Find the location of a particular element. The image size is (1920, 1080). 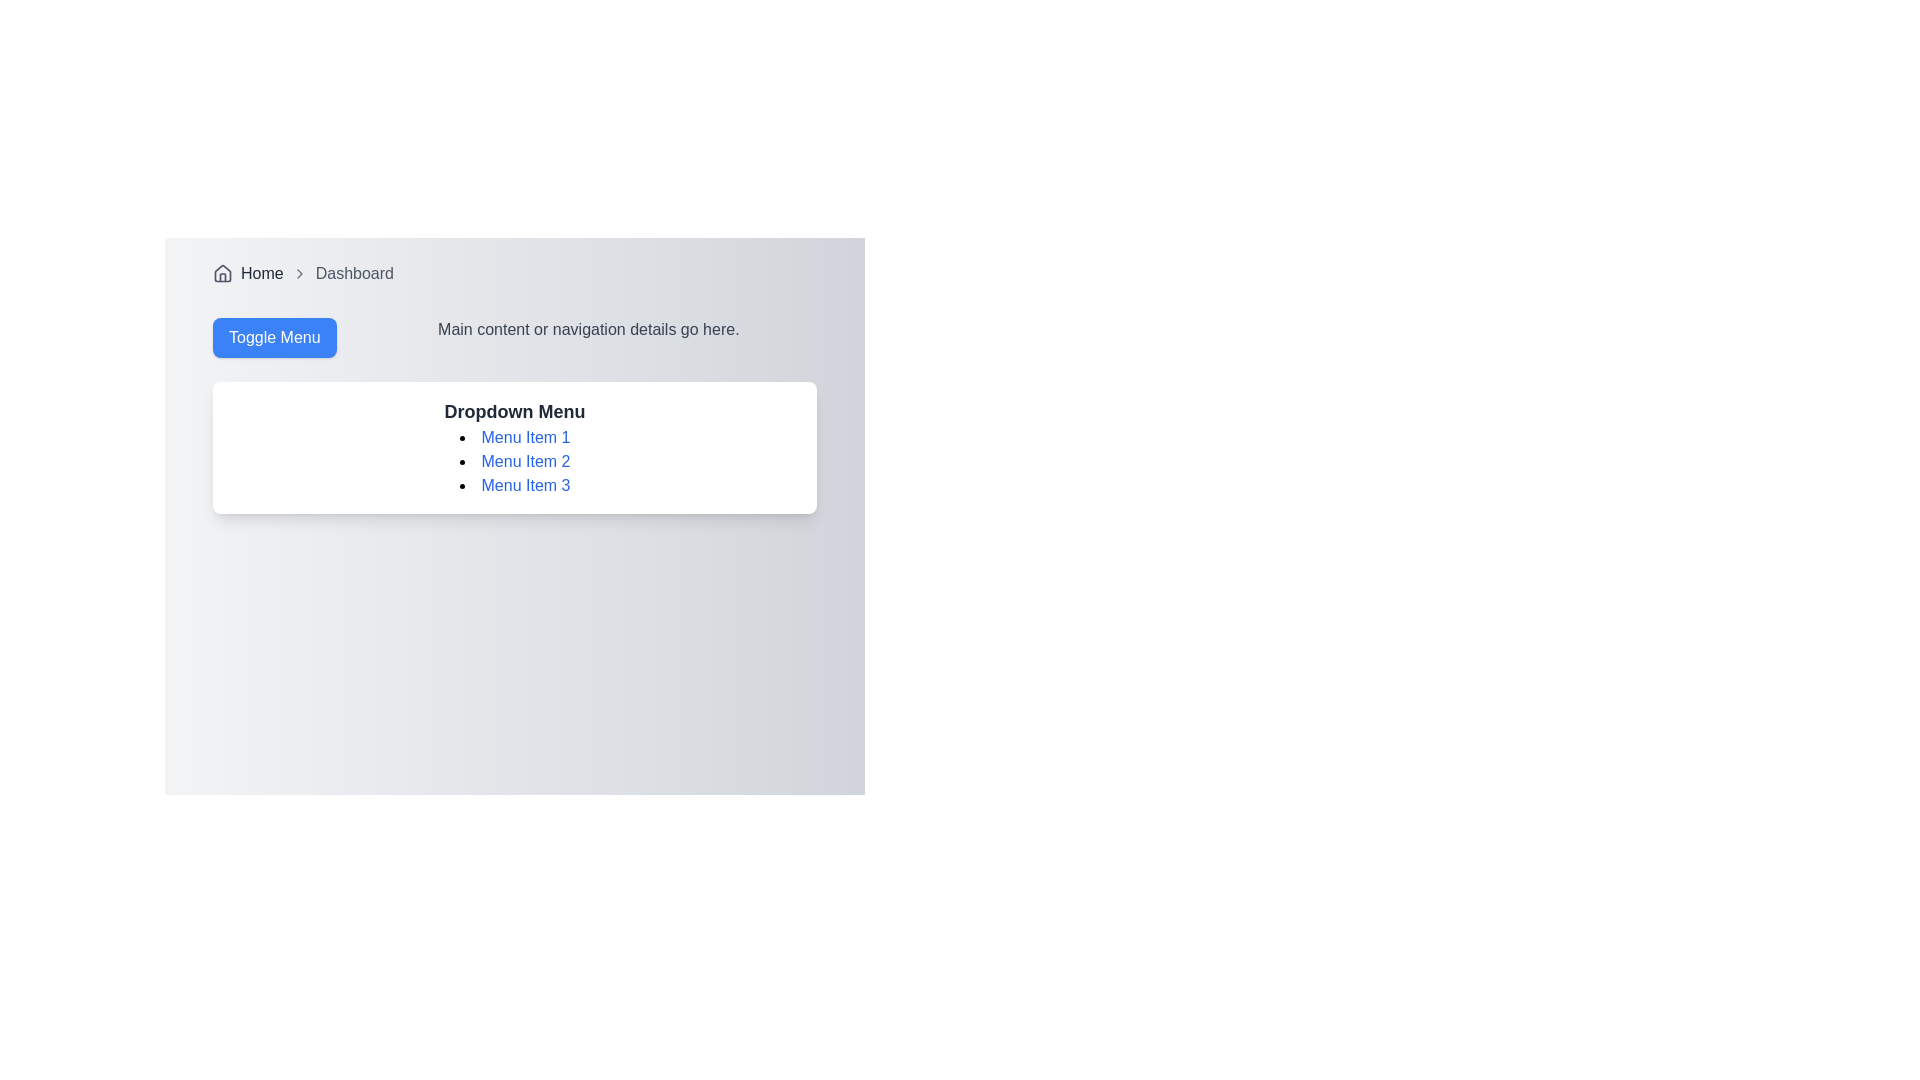

the third hyperlink in the 'Dropdown Menu' is located at coordinates (514, 486).